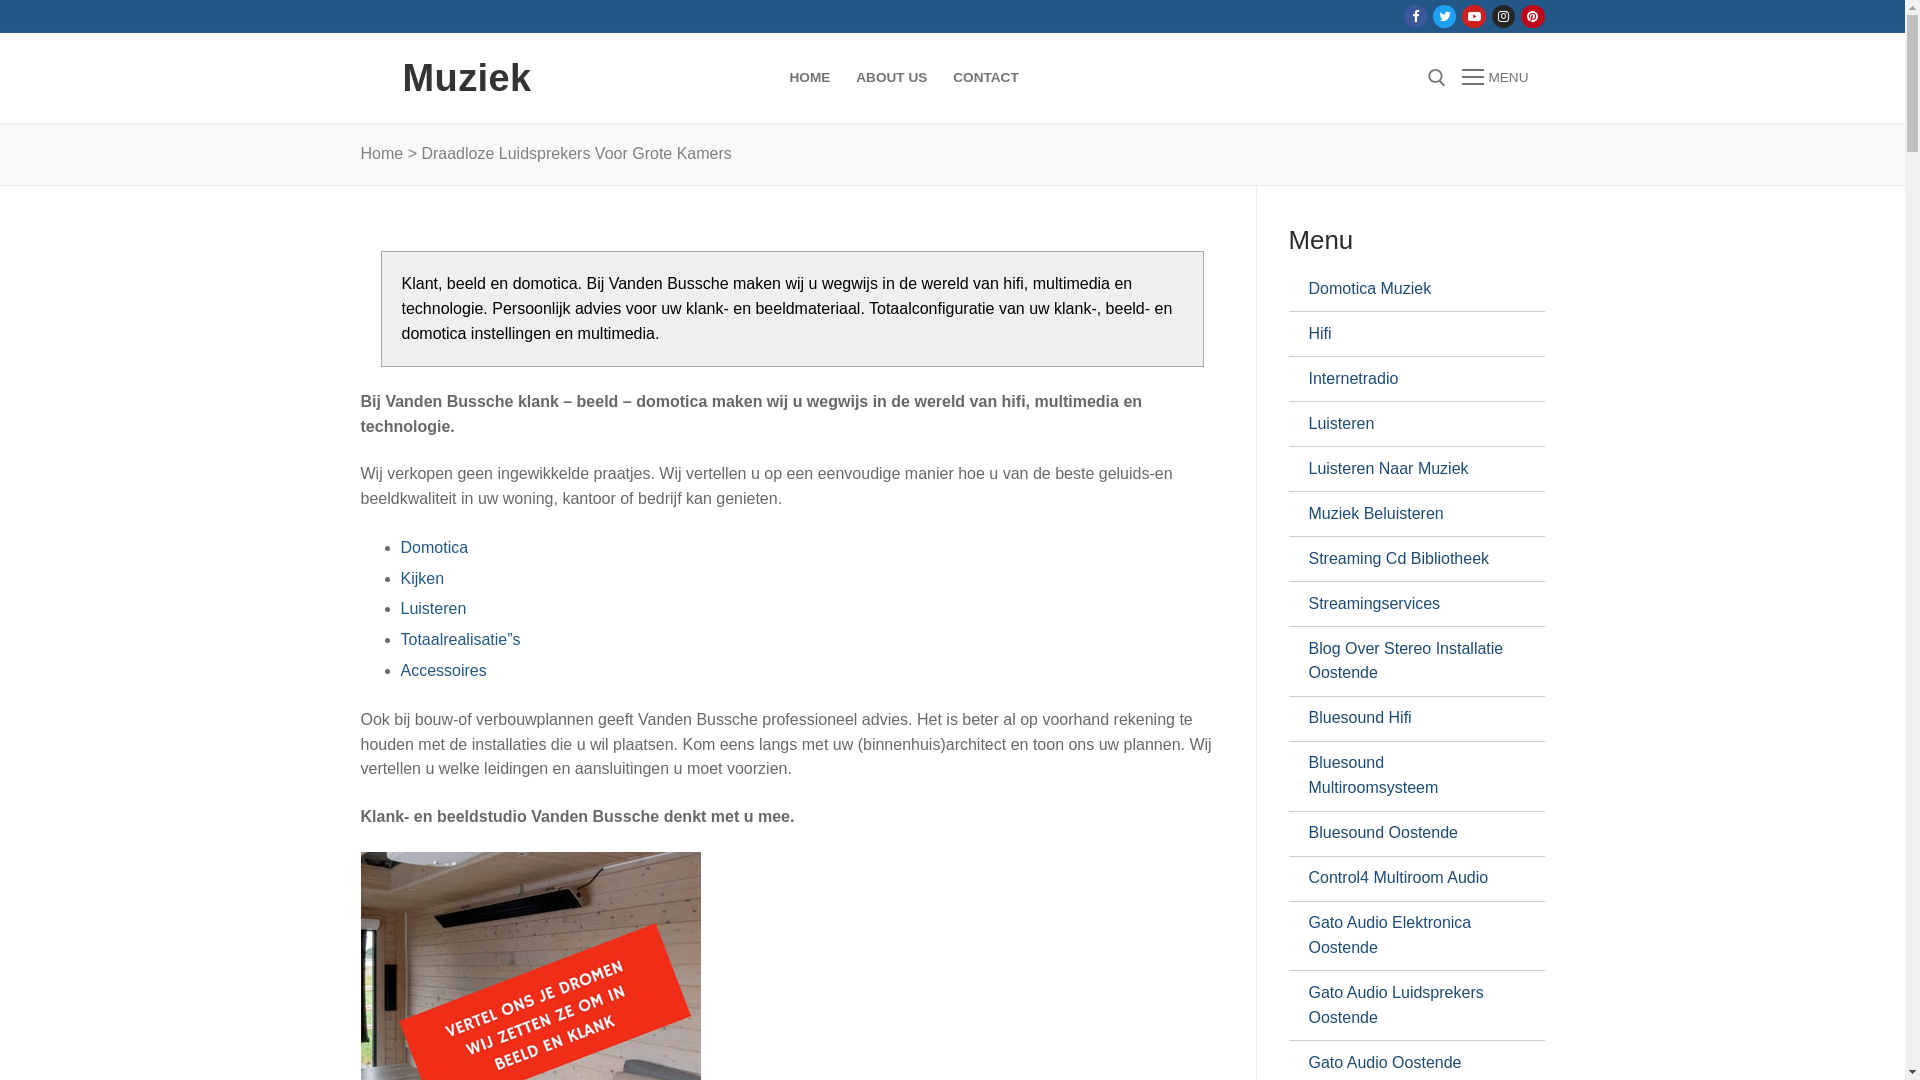 This screenshot has width=1920, height=1080. I want to click on 'Naar de inhoud springen', so click(0, 0).